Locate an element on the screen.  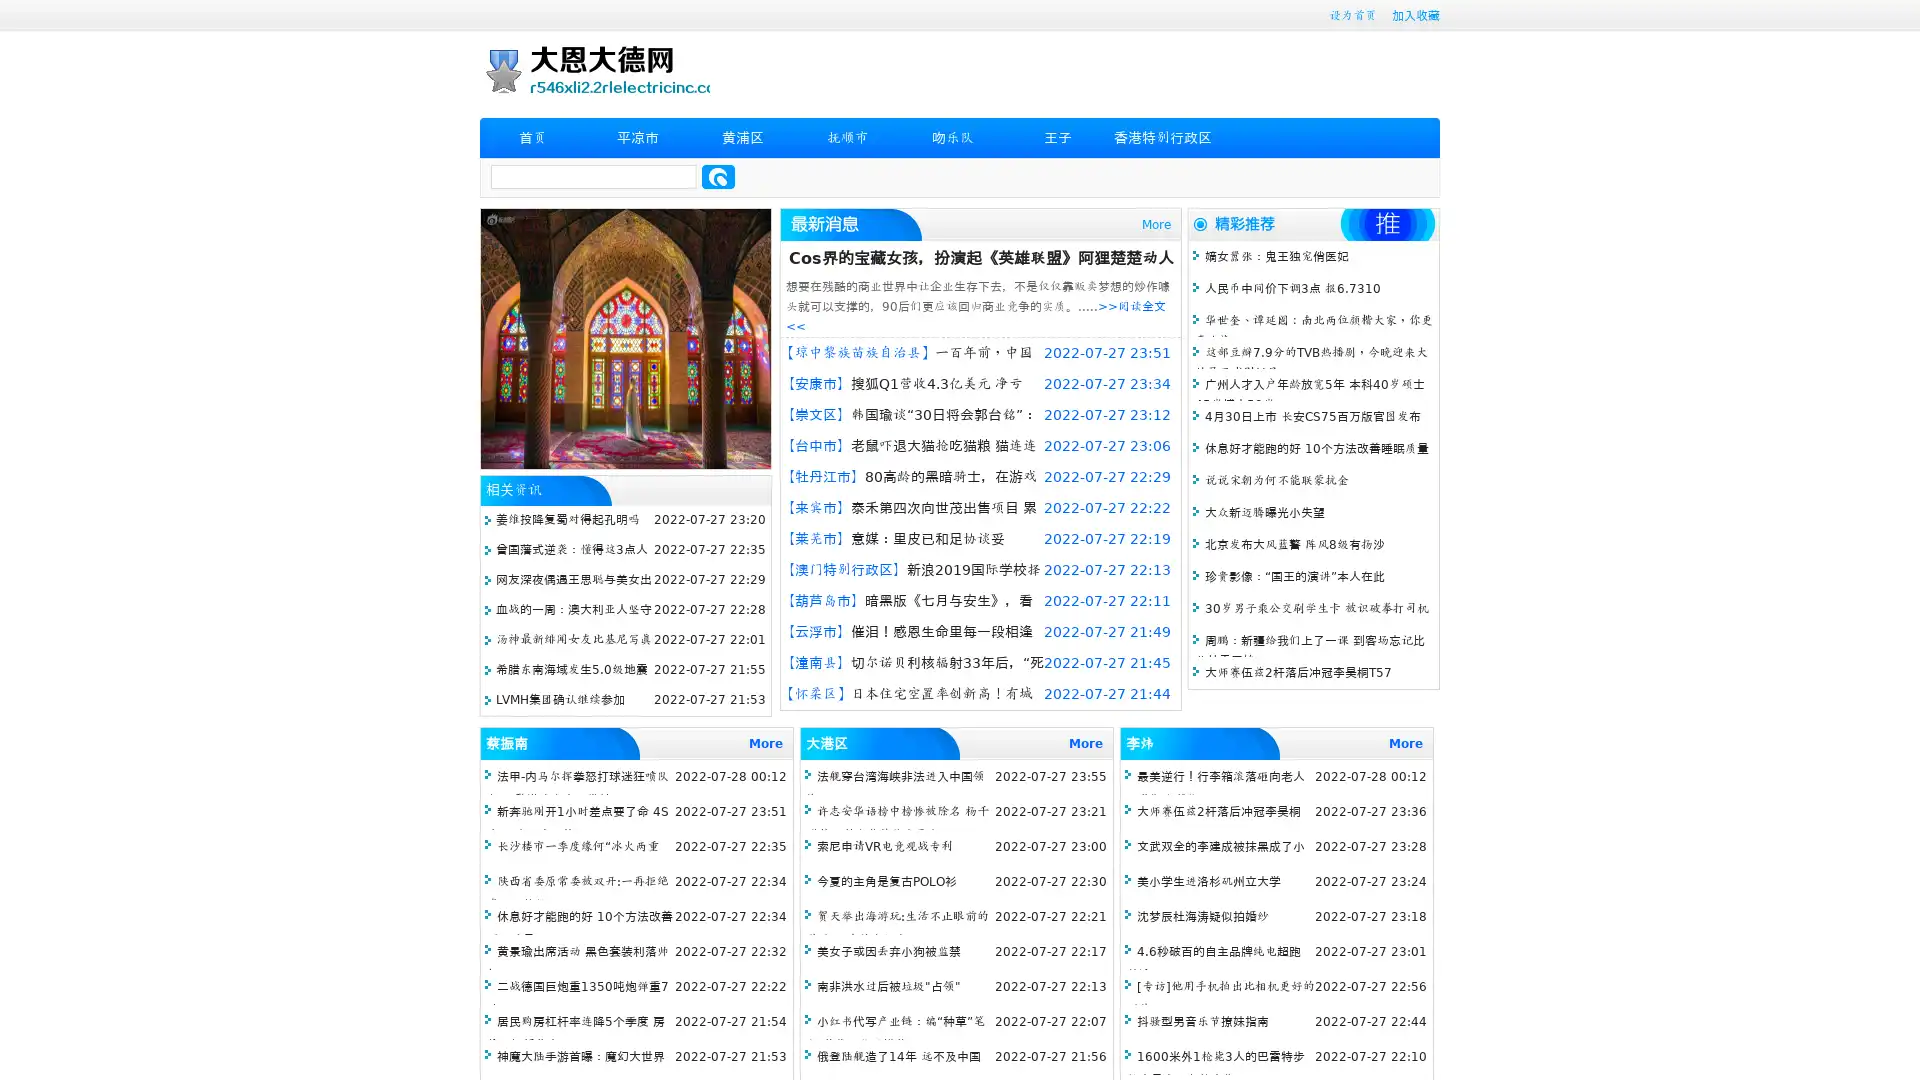
Search is located at coordinates (718, 176).